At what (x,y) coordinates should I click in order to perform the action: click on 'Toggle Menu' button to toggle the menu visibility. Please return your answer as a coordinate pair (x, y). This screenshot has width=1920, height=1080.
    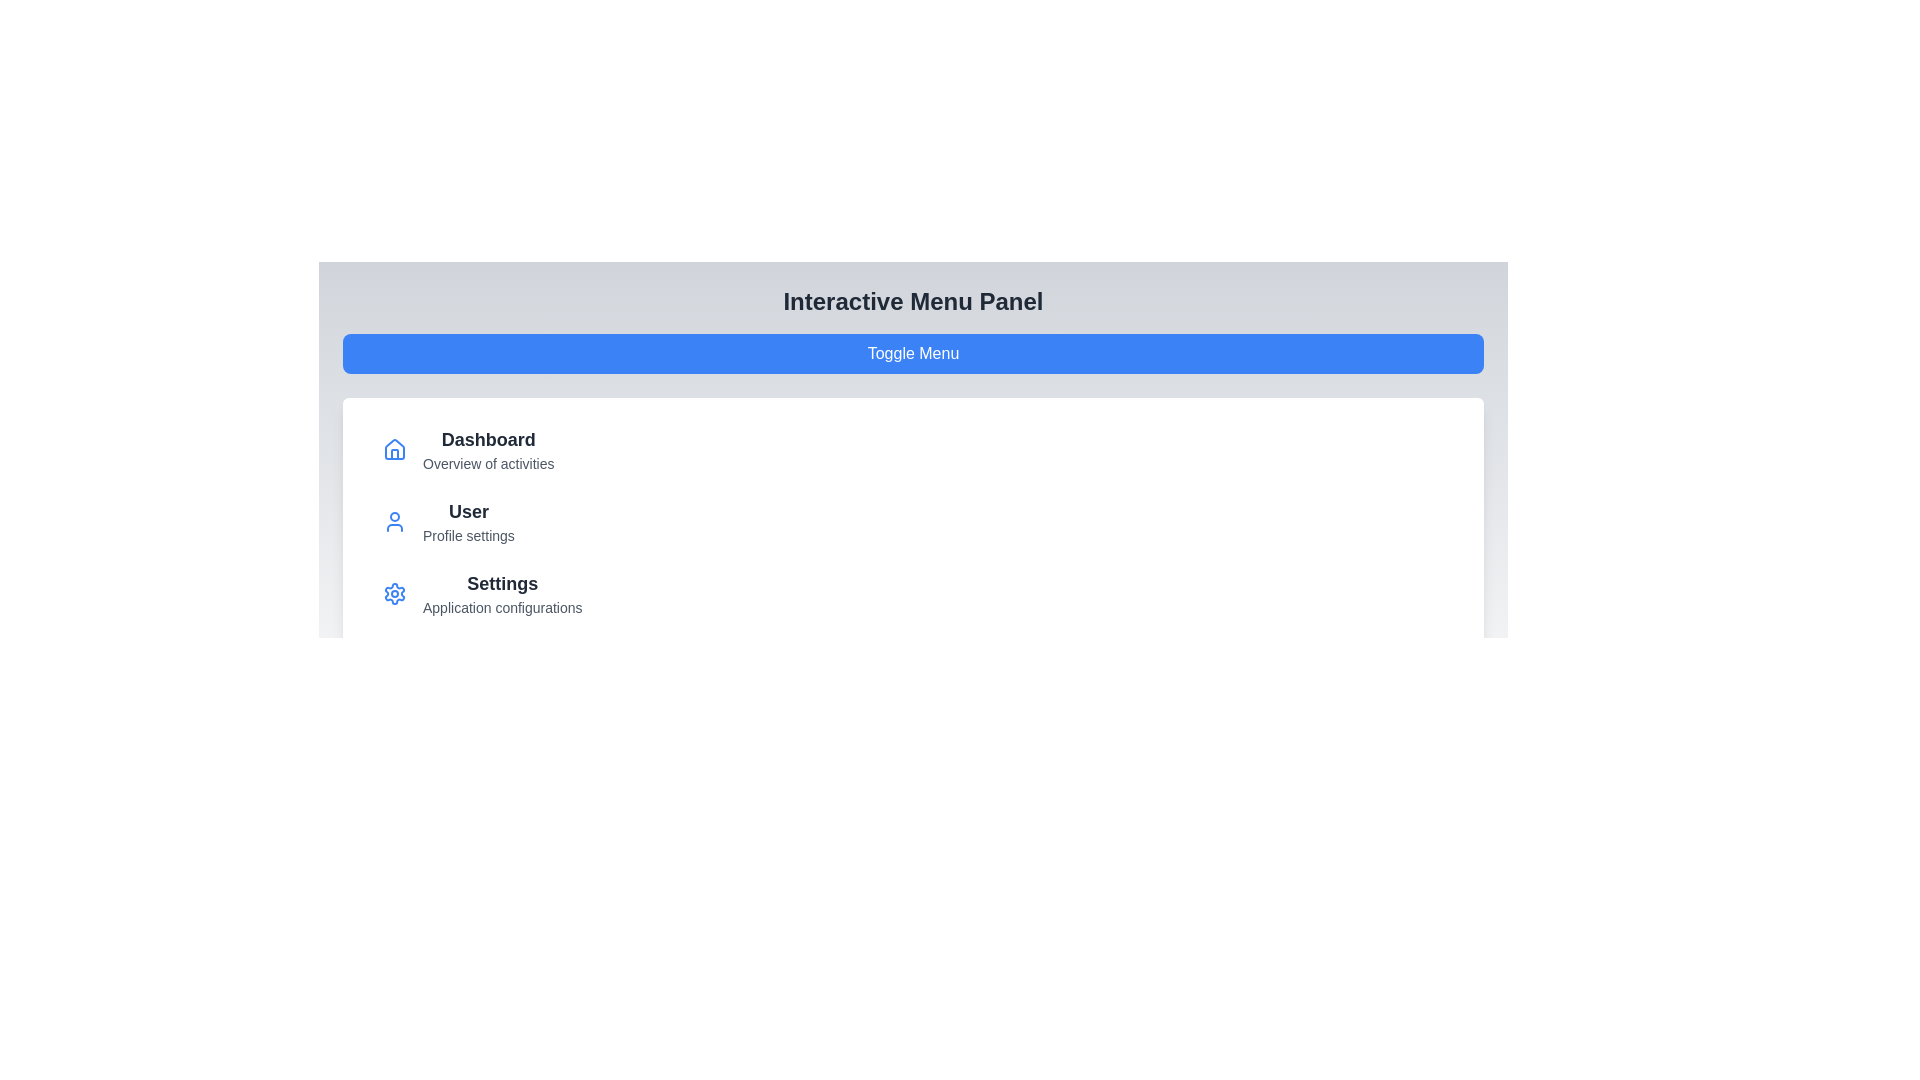
    Looking at the image, I should click on (912, 353).